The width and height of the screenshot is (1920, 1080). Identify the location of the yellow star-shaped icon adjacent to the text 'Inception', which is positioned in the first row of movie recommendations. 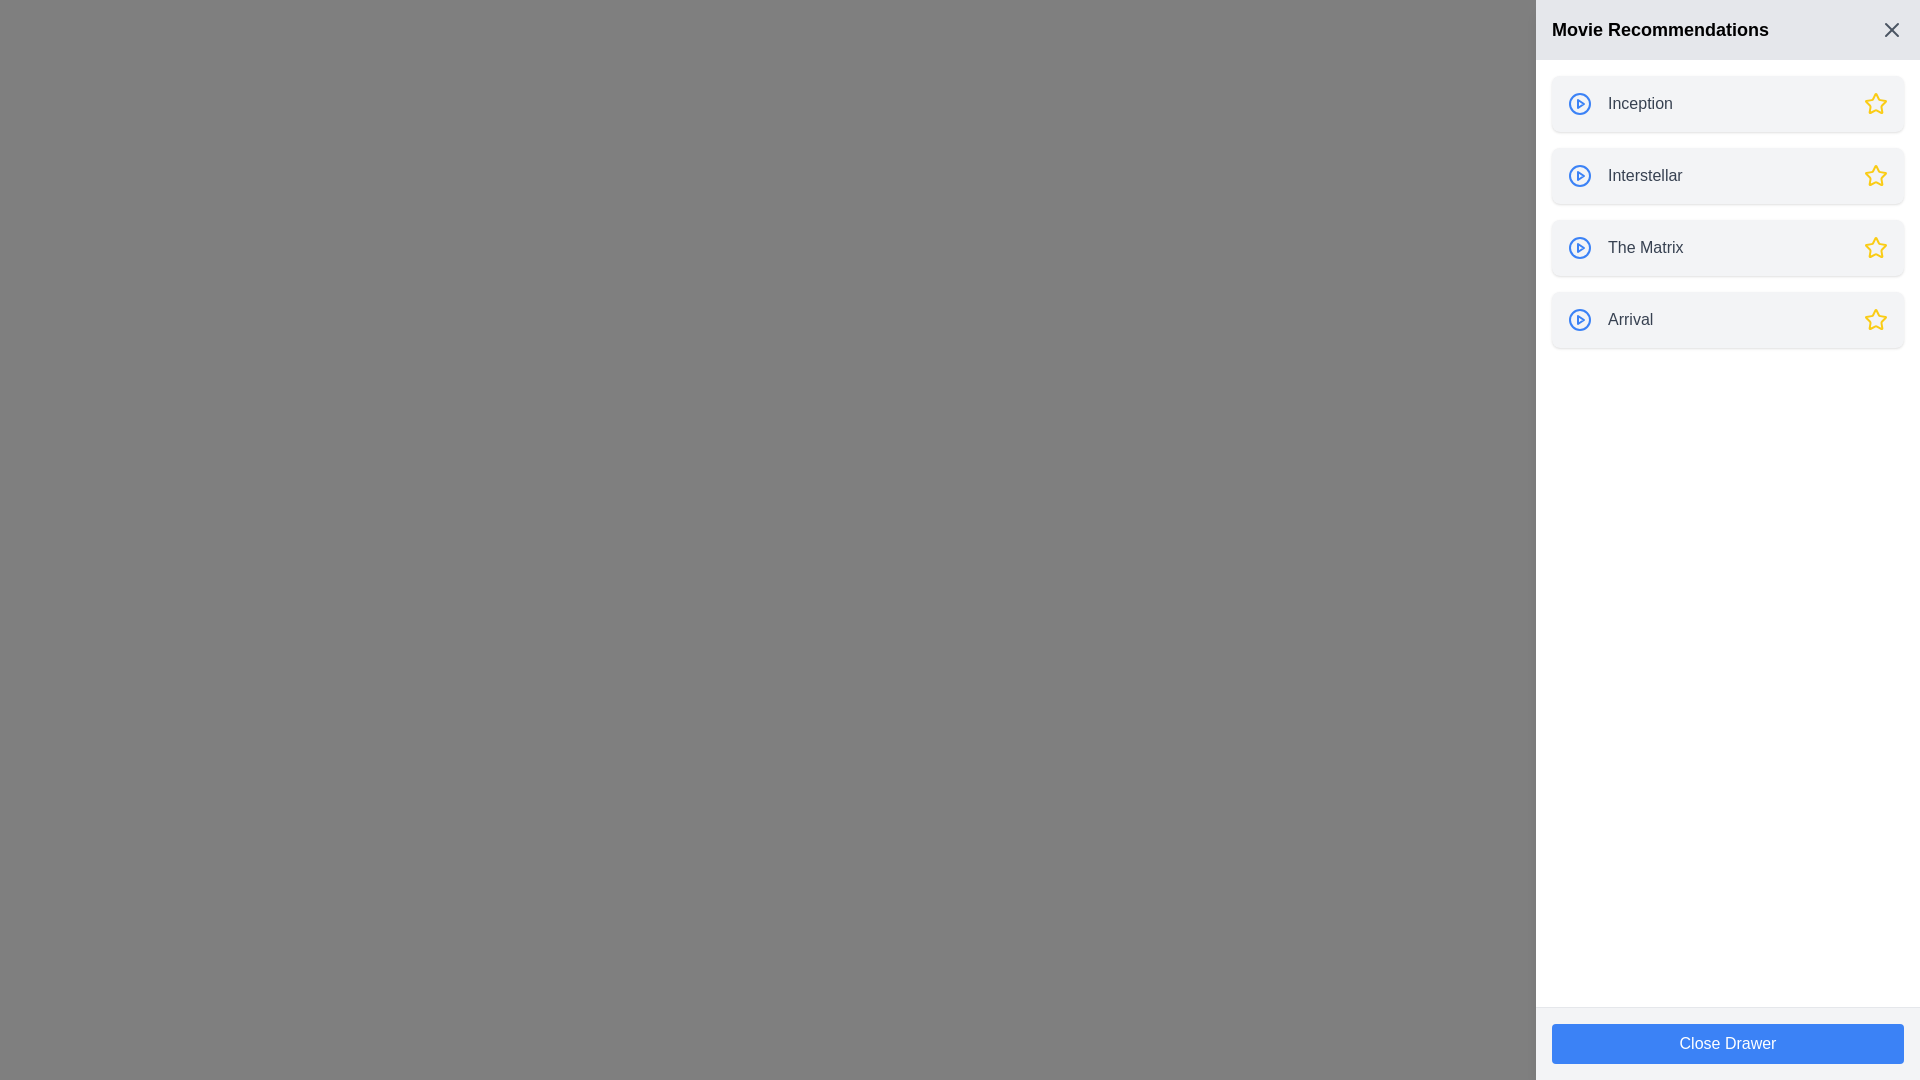
(1875, 104).